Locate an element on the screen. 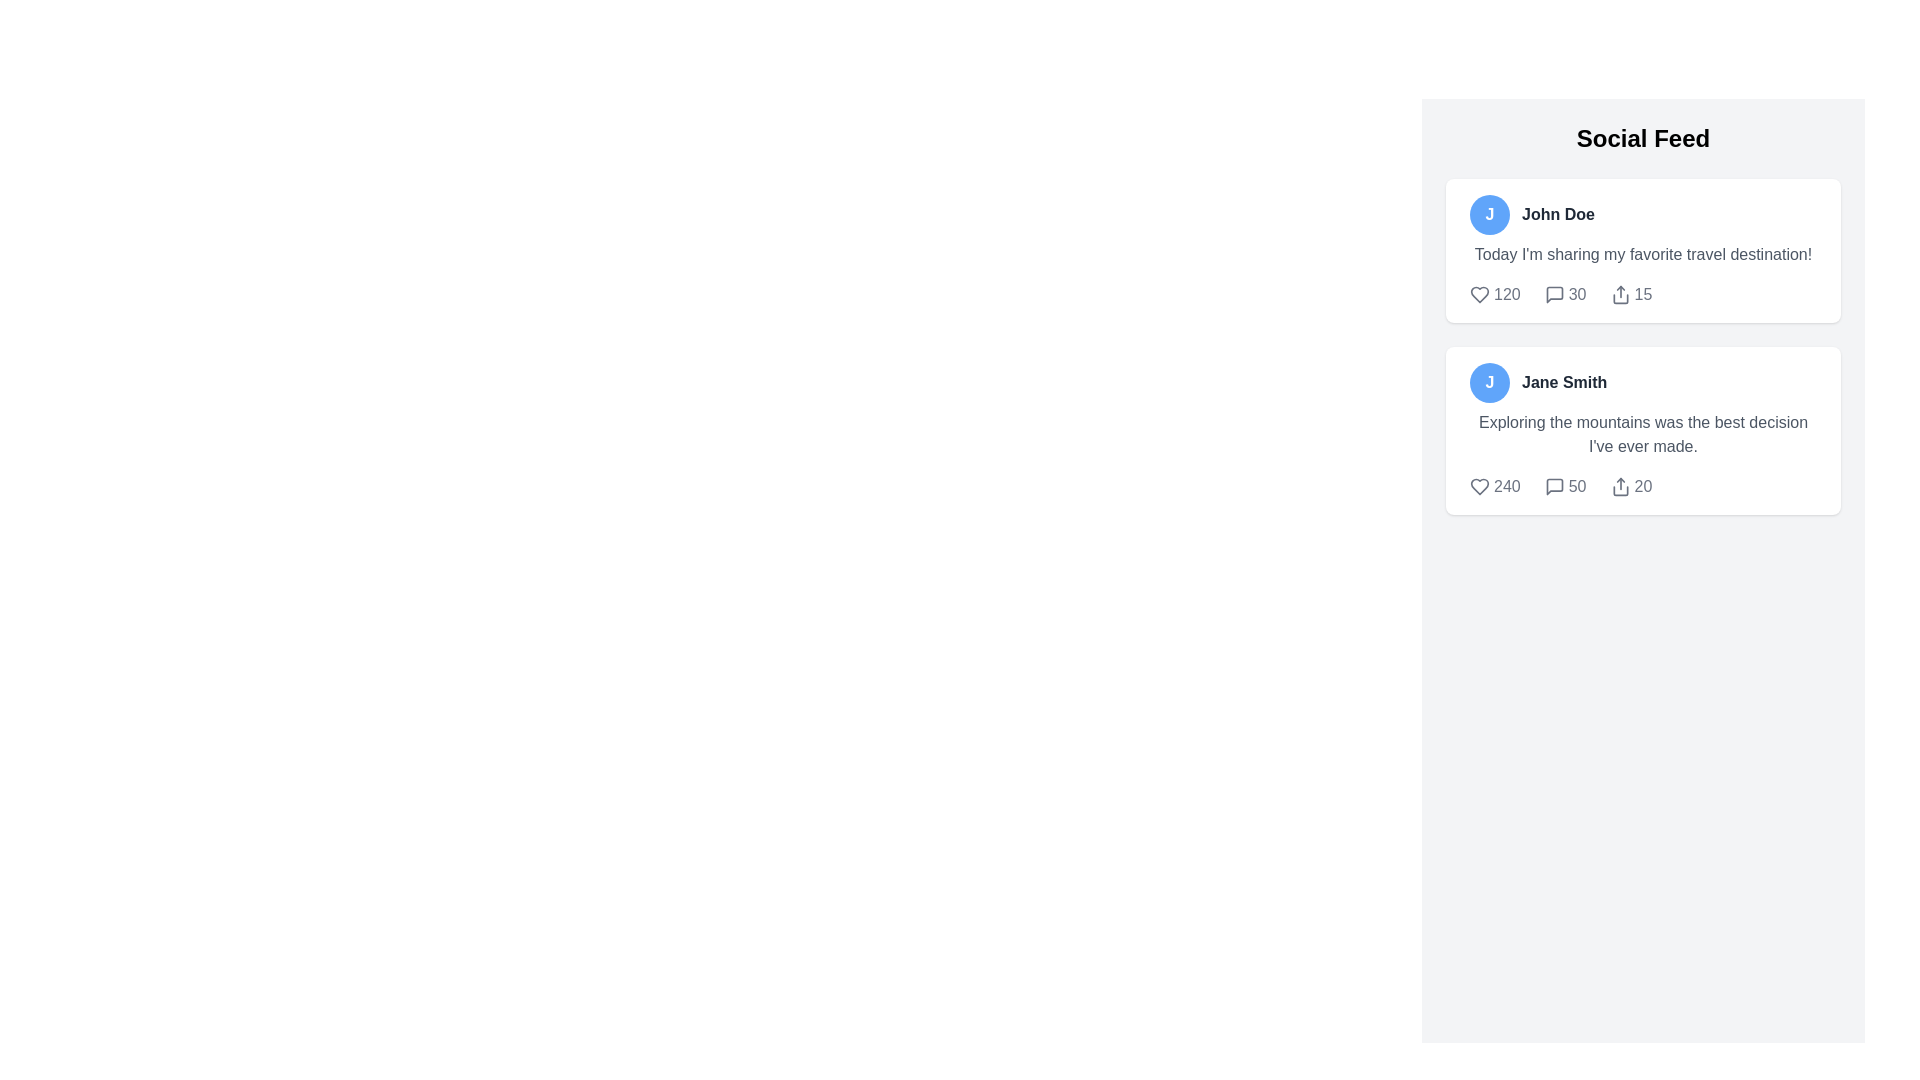 Image resolution: width=1920 pixels, height=1080 pixels. the share button icon is located at coordinates (1620, 294).